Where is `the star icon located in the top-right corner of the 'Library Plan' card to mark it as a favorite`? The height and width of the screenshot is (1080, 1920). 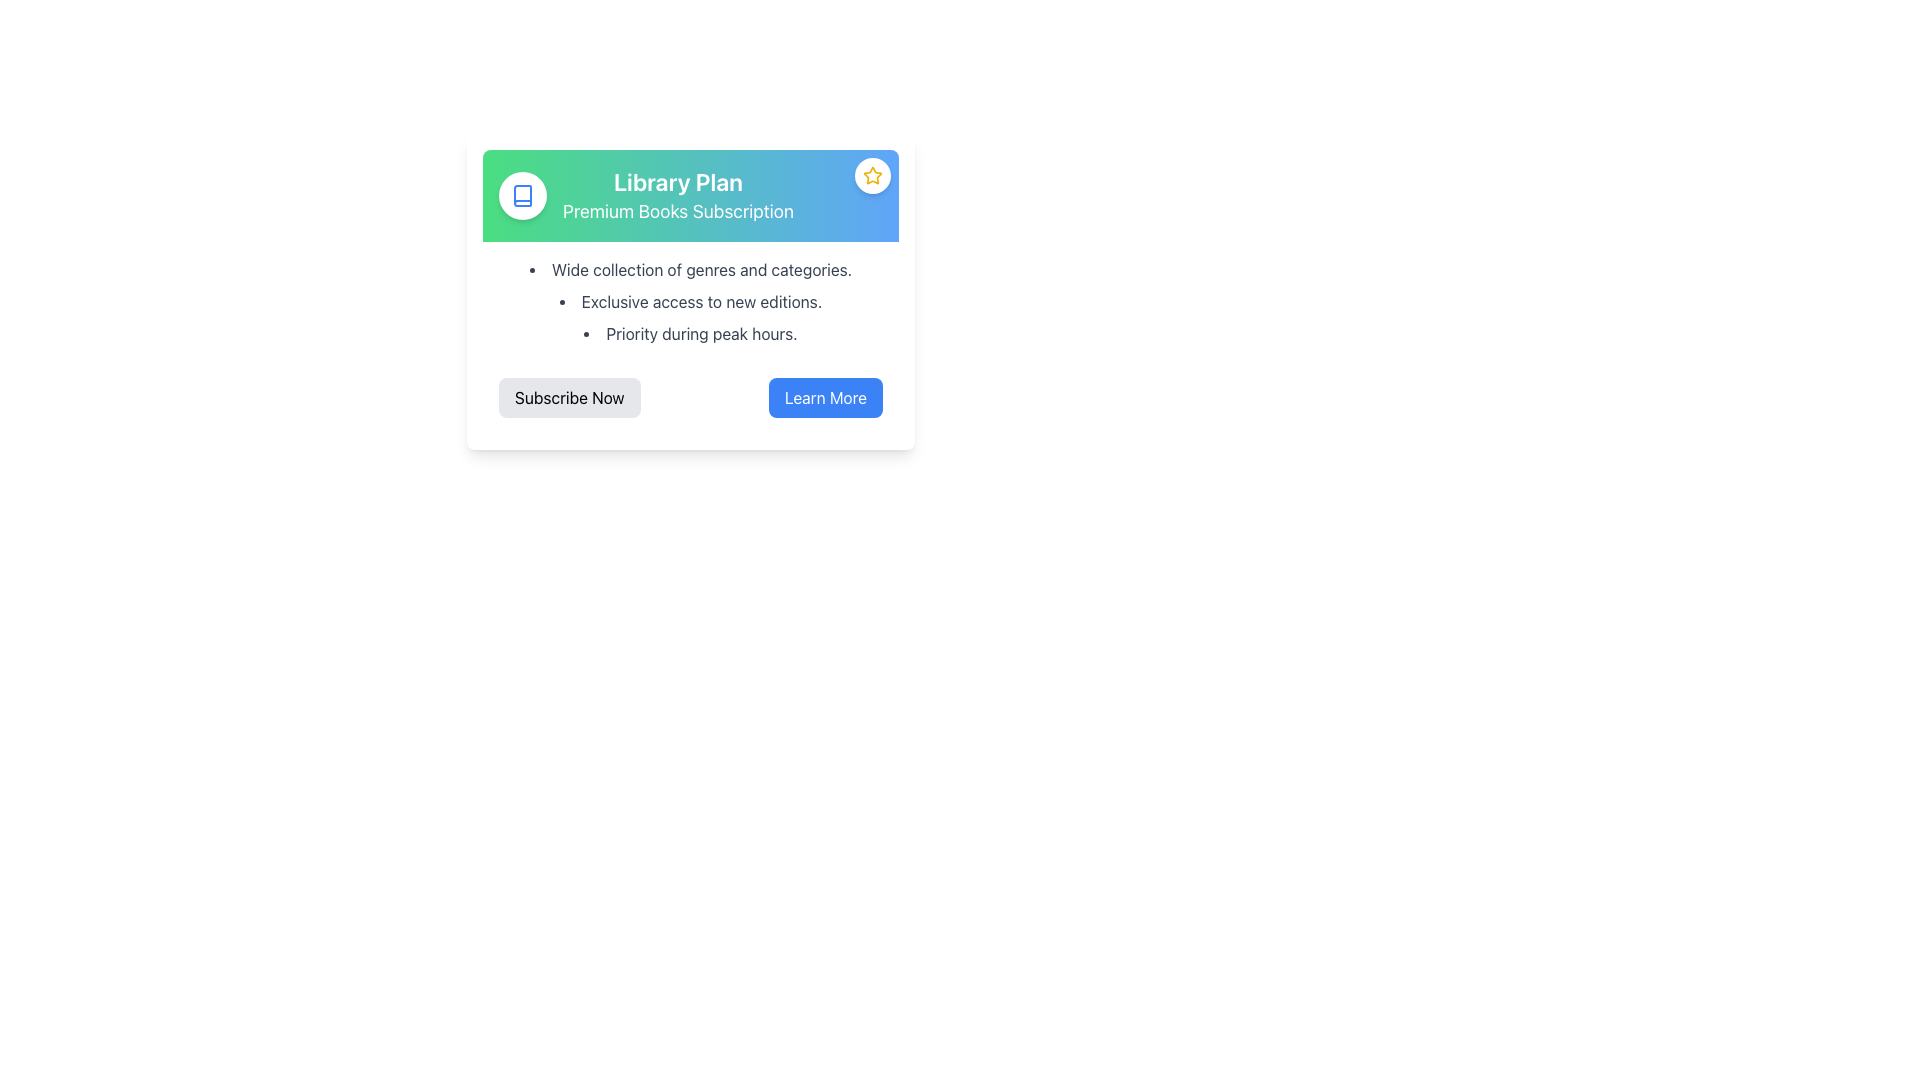
the star icon located in the top-right corner of the 'Library Plan' card to mark it as a favorite is located at coordinates (873, 175).